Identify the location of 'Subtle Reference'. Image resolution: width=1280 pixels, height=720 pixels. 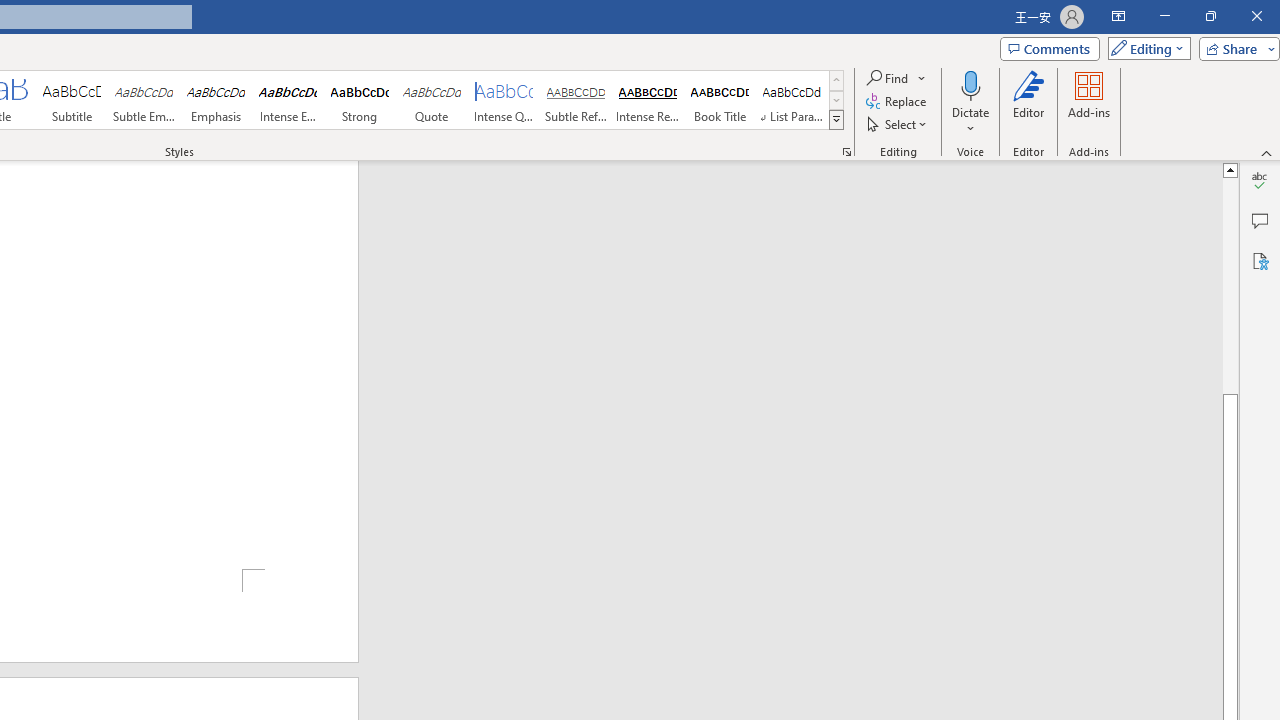
(575, 100).